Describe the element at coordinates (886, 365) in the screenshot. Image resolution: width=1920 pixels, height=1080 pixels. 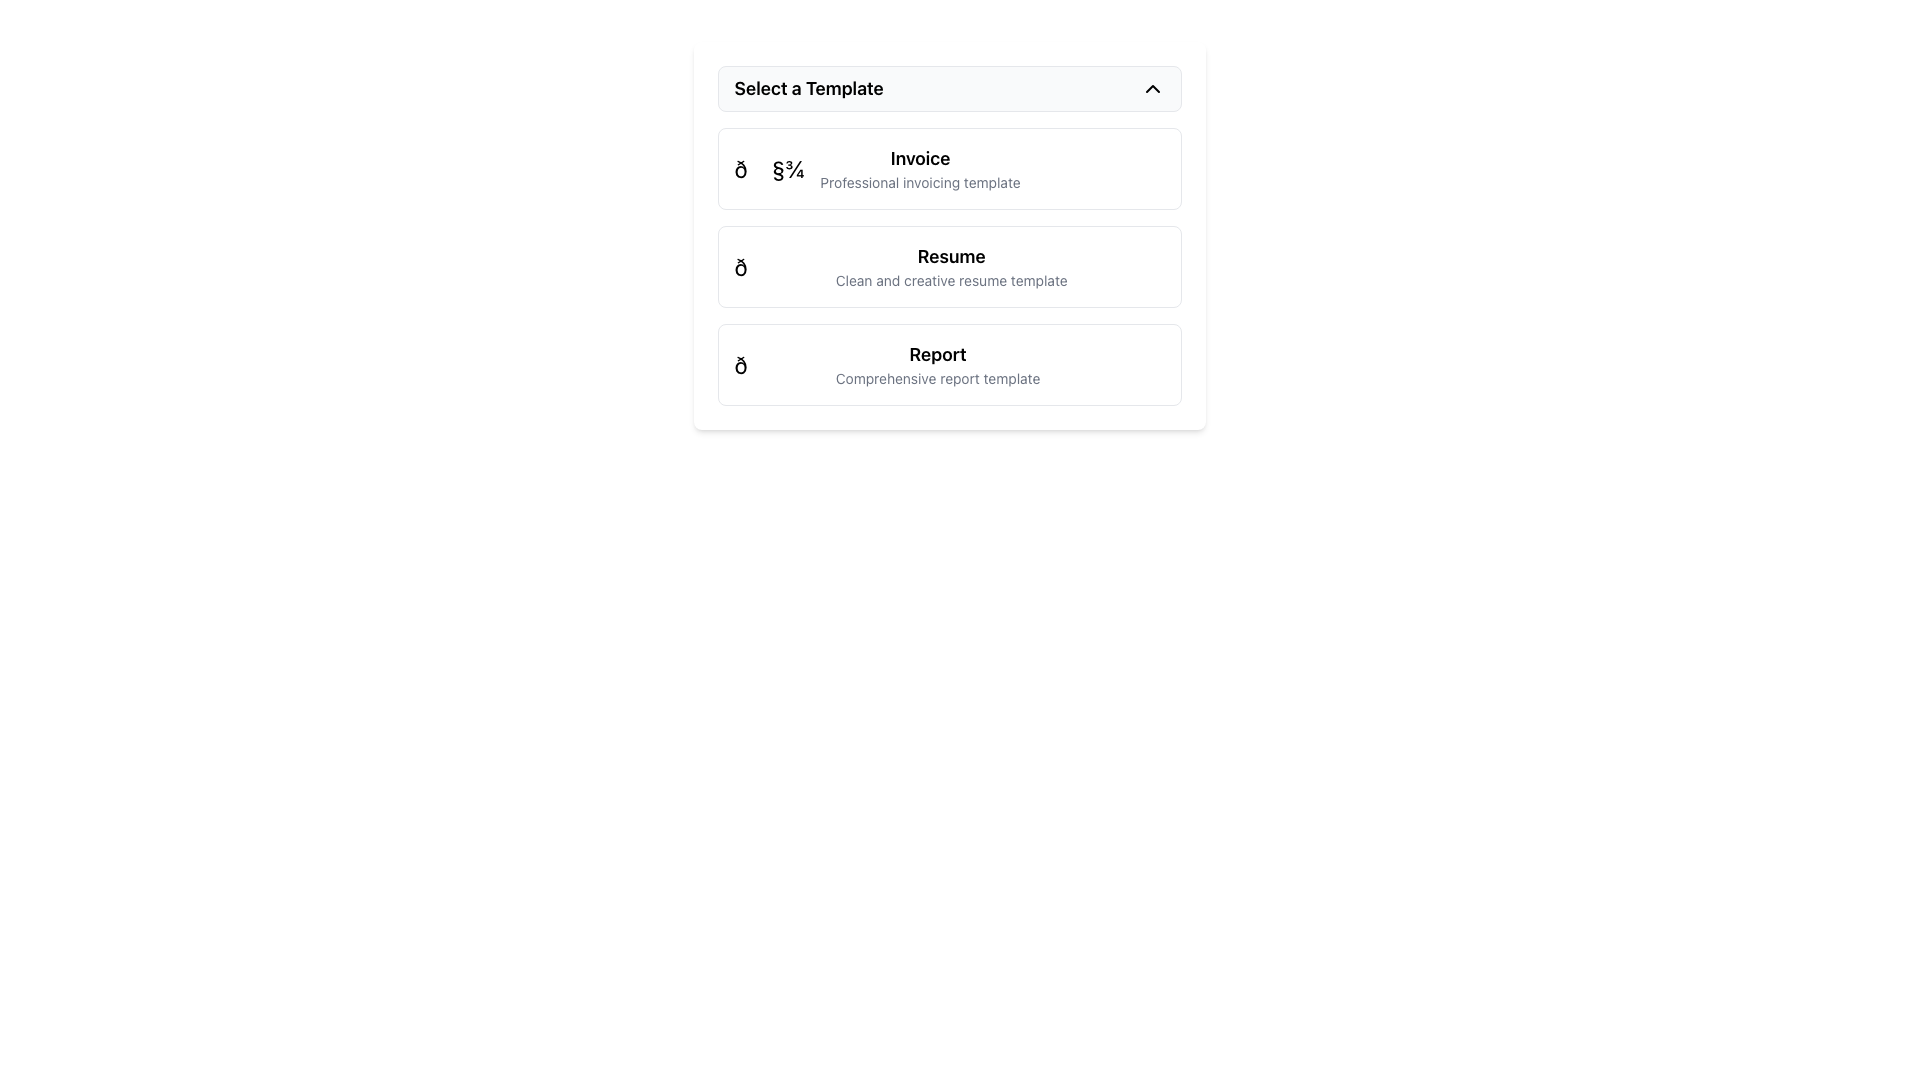
I see `the 'Report' template option, which is the third item in the 'Select a Template' section` at that location.